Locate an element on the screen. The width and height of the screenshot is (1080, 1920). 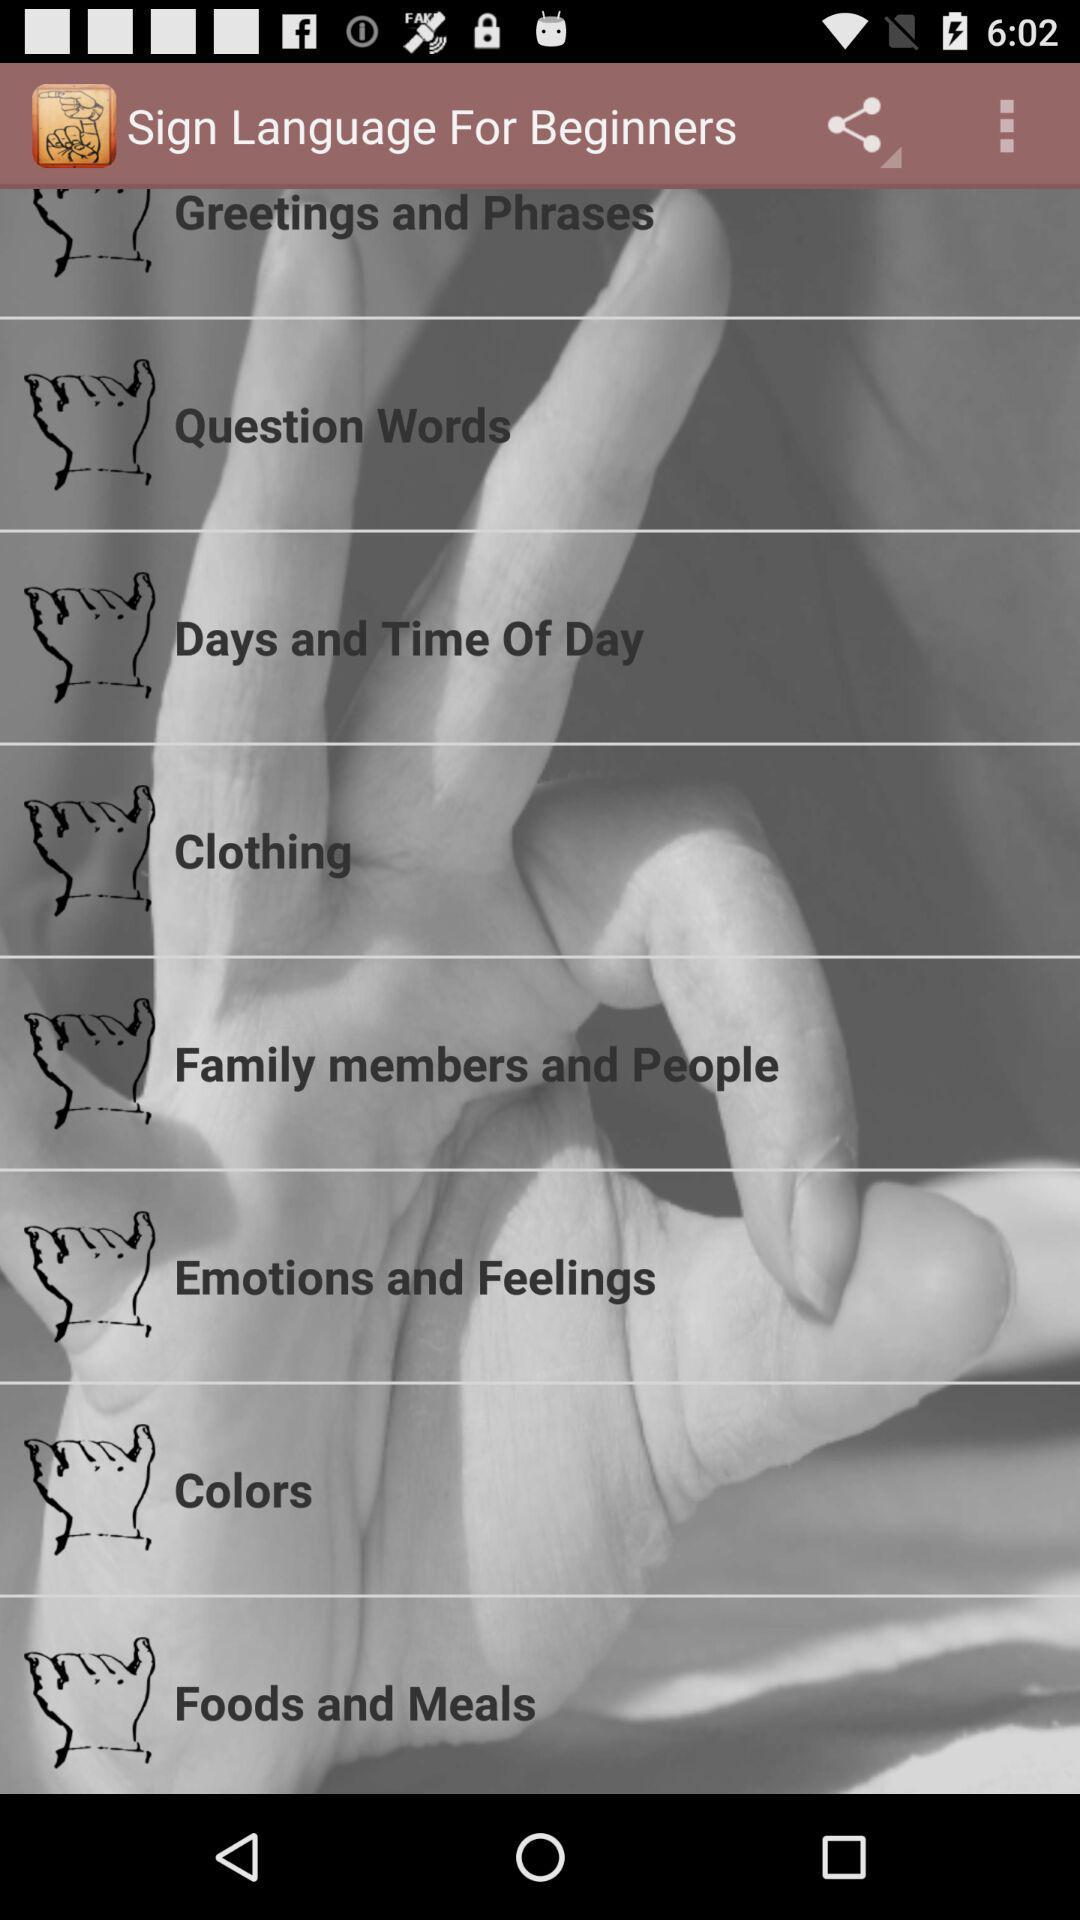
emotions and feelings app is located at coordinates (613, 1275).